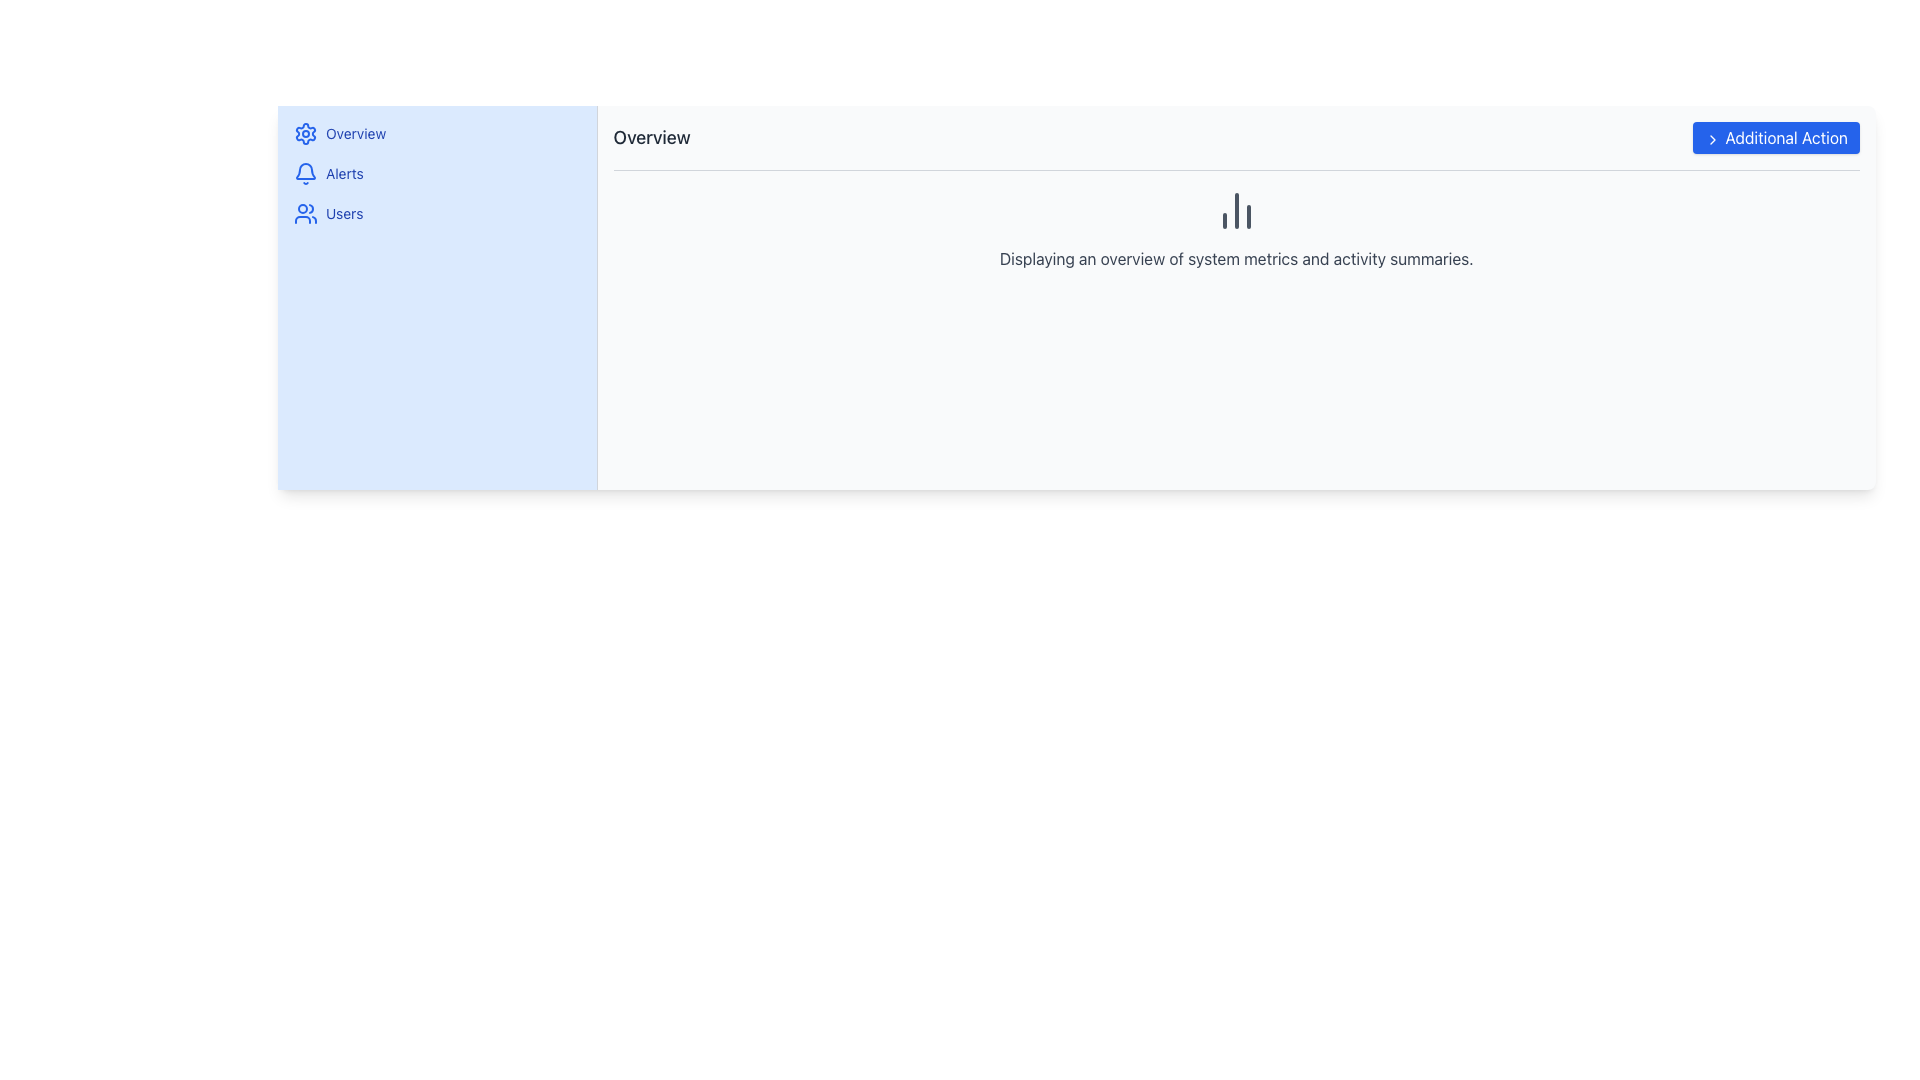 Image resolution: width=1920 pixels, height=1080 pixels. What do you see at coordinates (305, 172) in the screenshot?
I see `the bell icon located near the top-center of the blue sidebar, to the left of the text 'Alerts'` at bounding box center [305, 172].